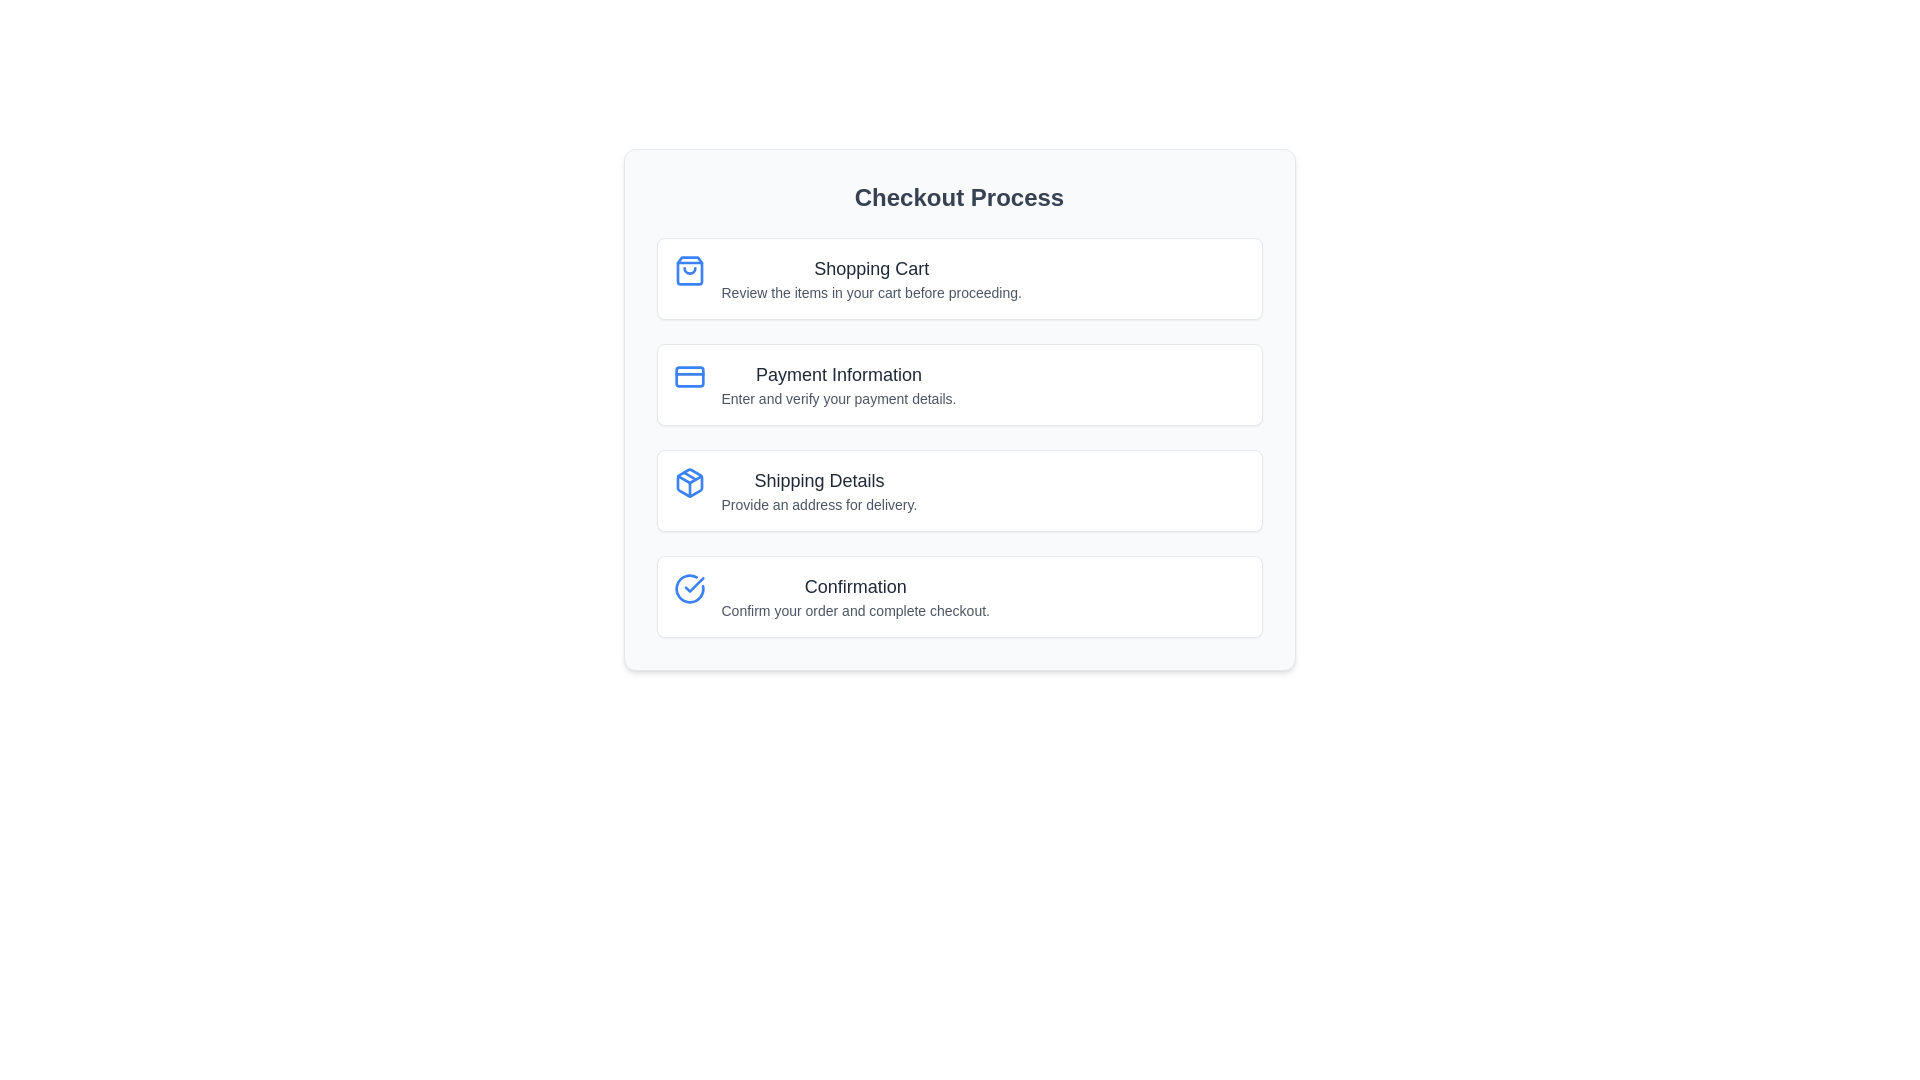 The image size is (1920, 1080). What do you see at coordinates (855, 585) in the screenshot?
I see `the confirmation header in the checkout process that provides guidance on the current section` at bounding box center [855, 585].